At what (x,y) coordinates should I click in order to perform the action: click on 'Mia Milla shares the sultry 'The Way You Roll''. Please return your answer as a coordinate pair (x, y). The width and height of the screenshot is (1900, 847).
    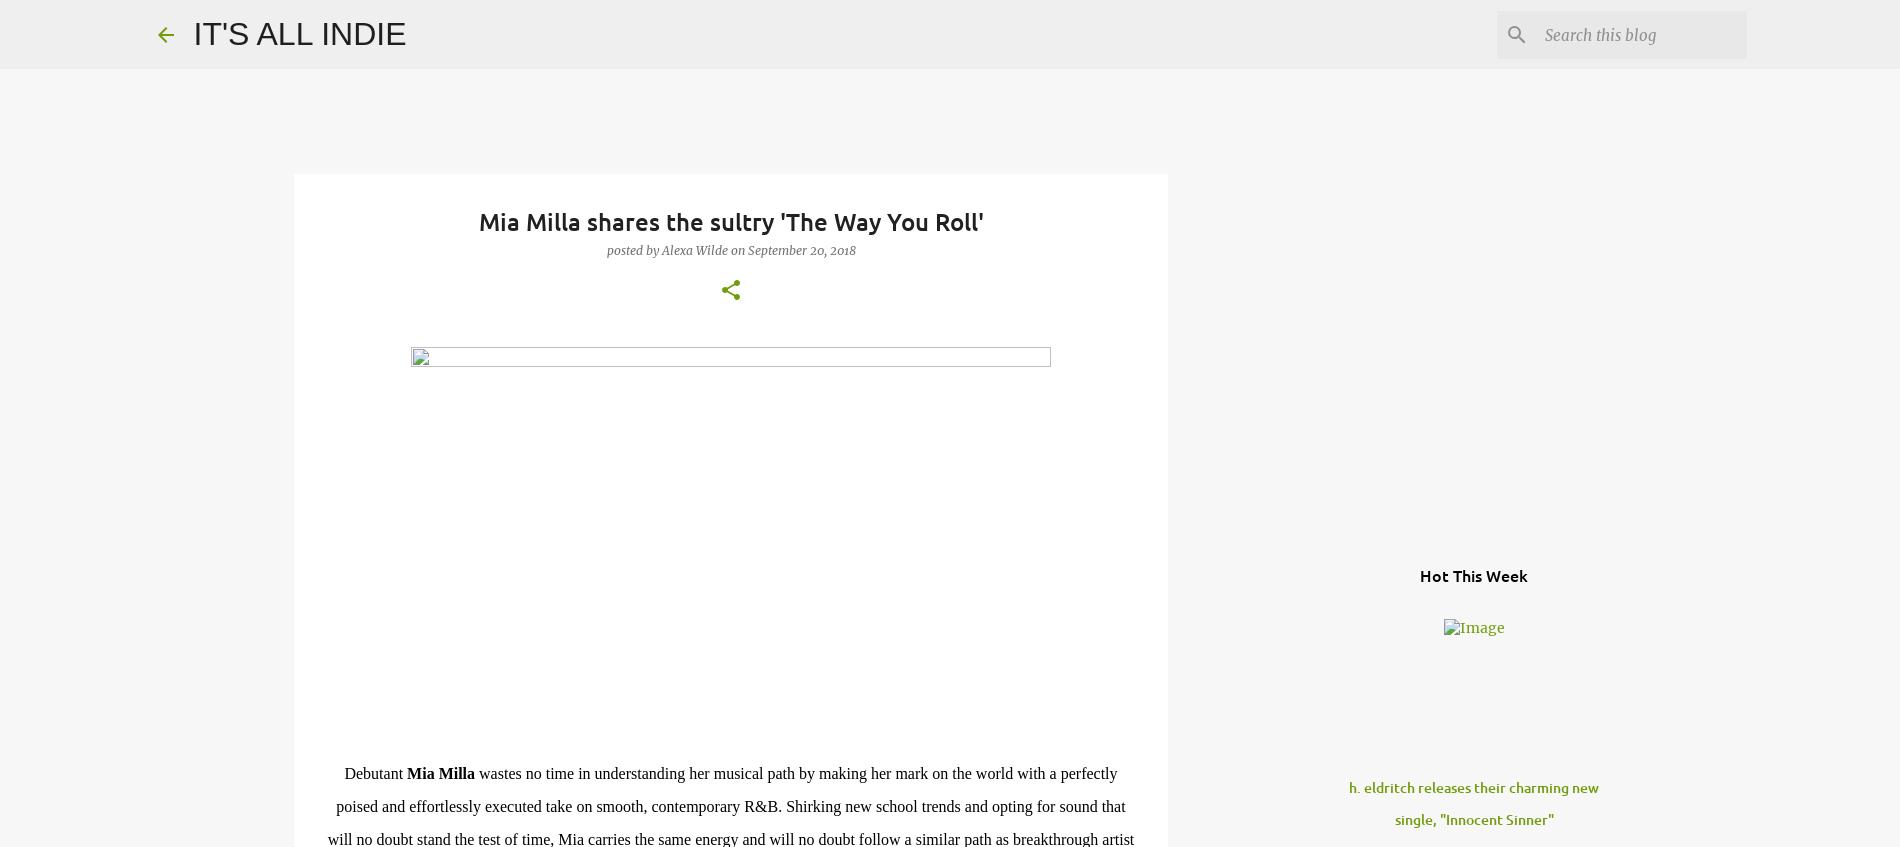
    Looking at the image, I should click on (729, 221).